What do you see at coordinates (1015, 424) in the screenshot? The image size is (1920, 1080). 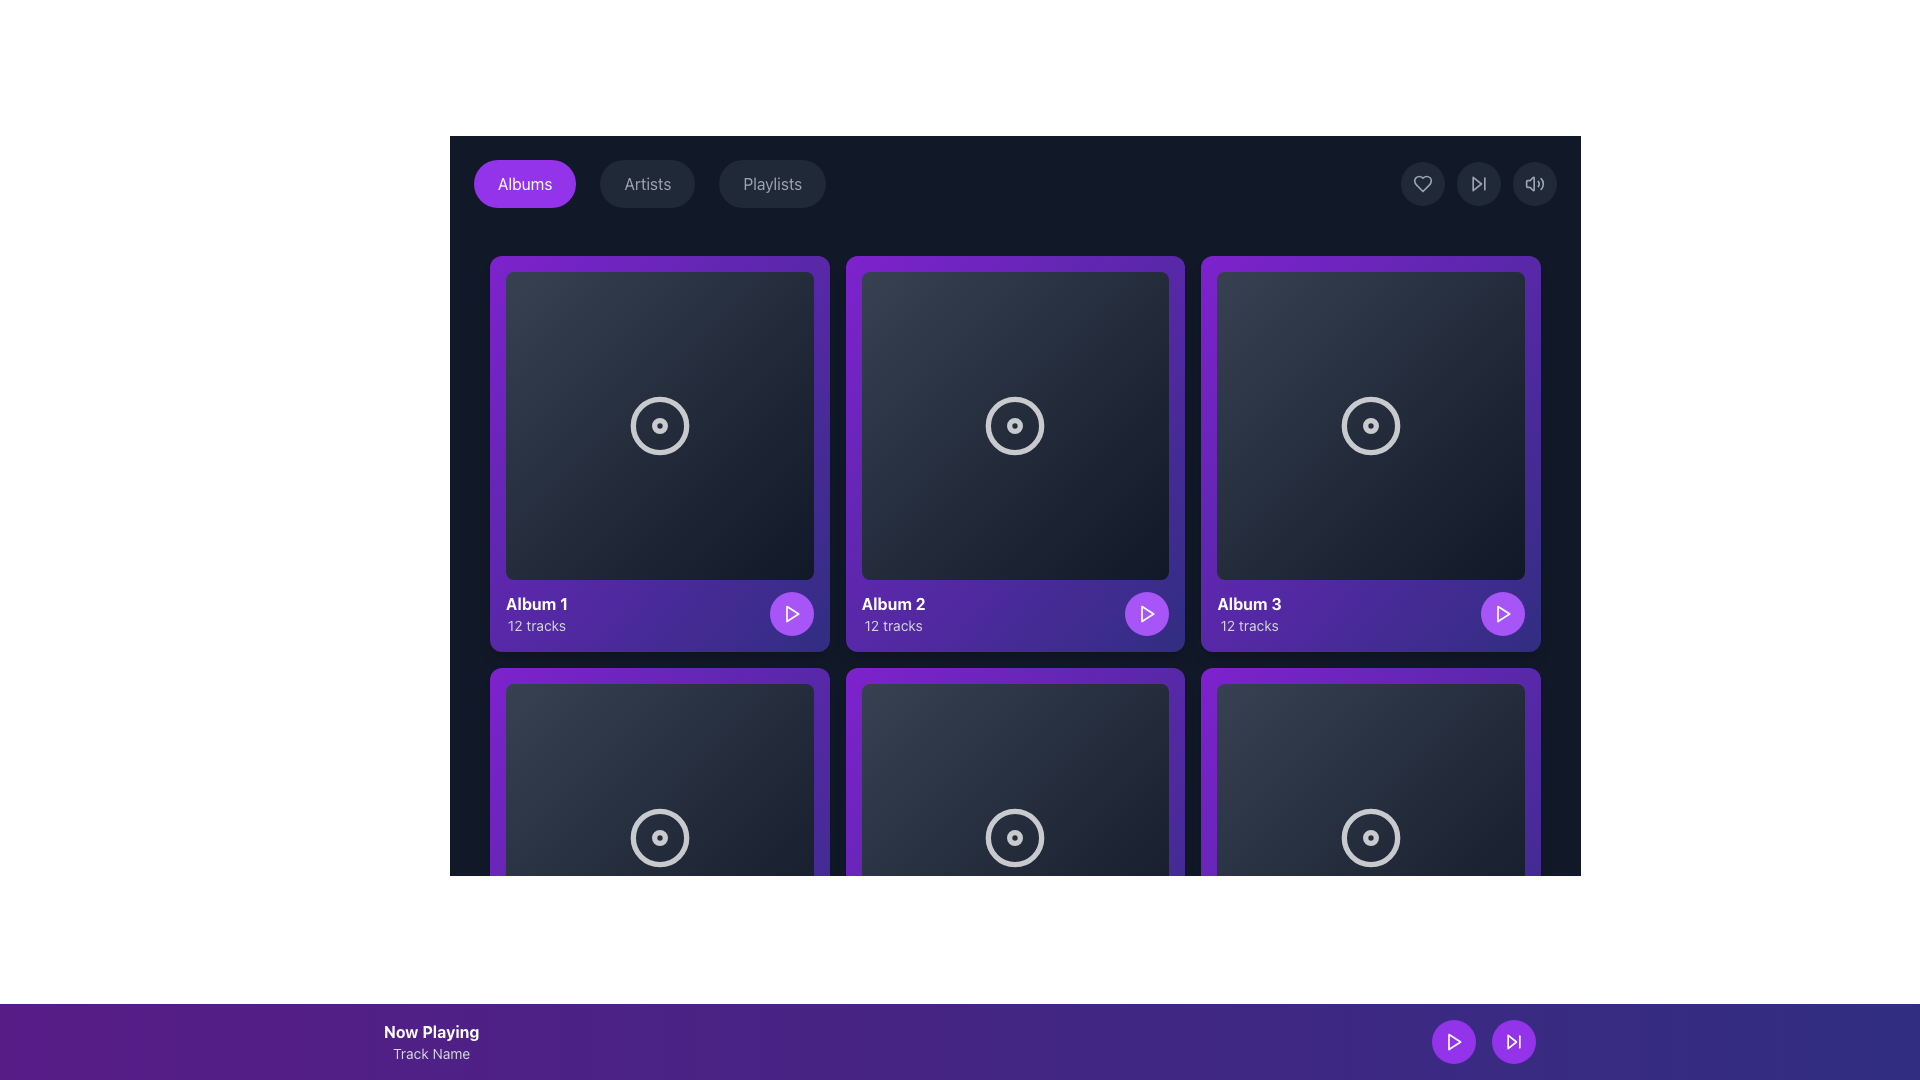 I see `the decorative icon in the second tile of the grid layout, which signifies a disc or album, located within the 'Album 2' tile` at bounding box center [1015, 424].